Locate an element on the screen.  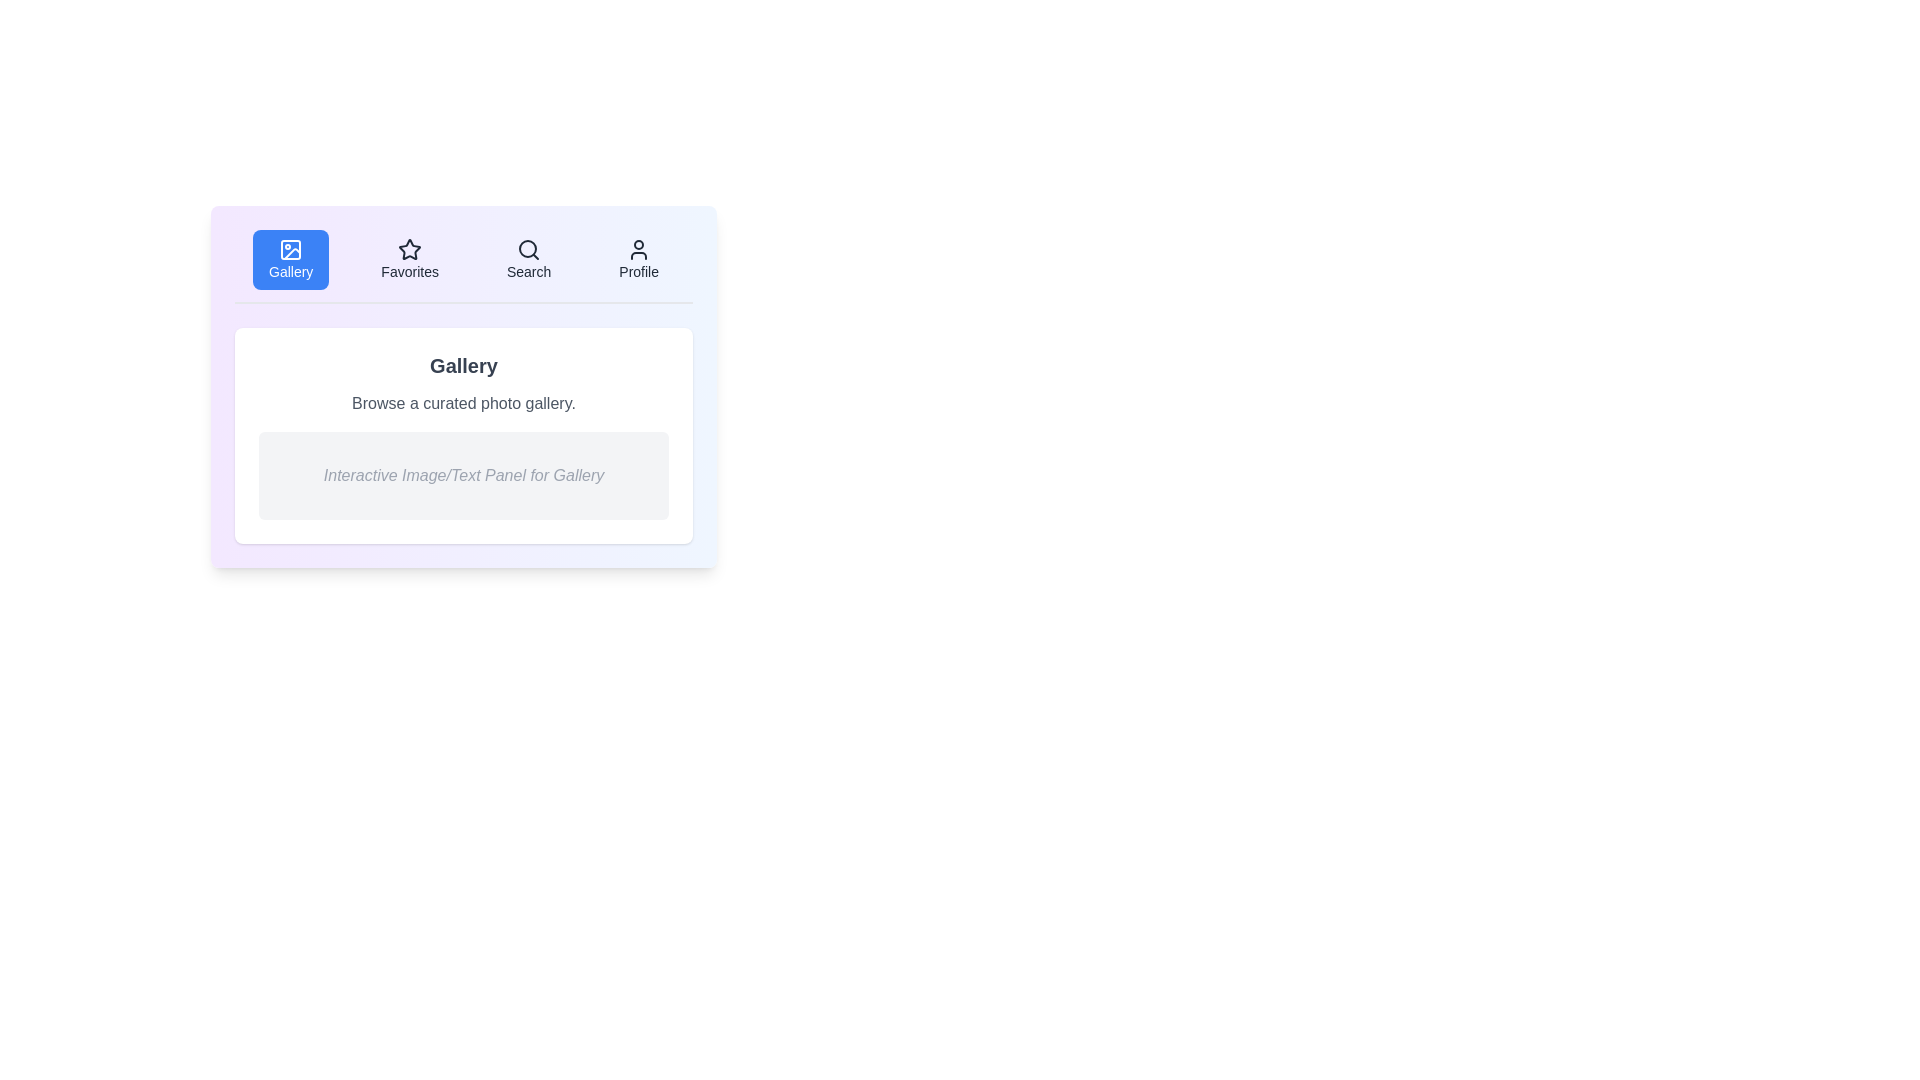
the tab icon for Favorites is located at coordinates (408, 249).